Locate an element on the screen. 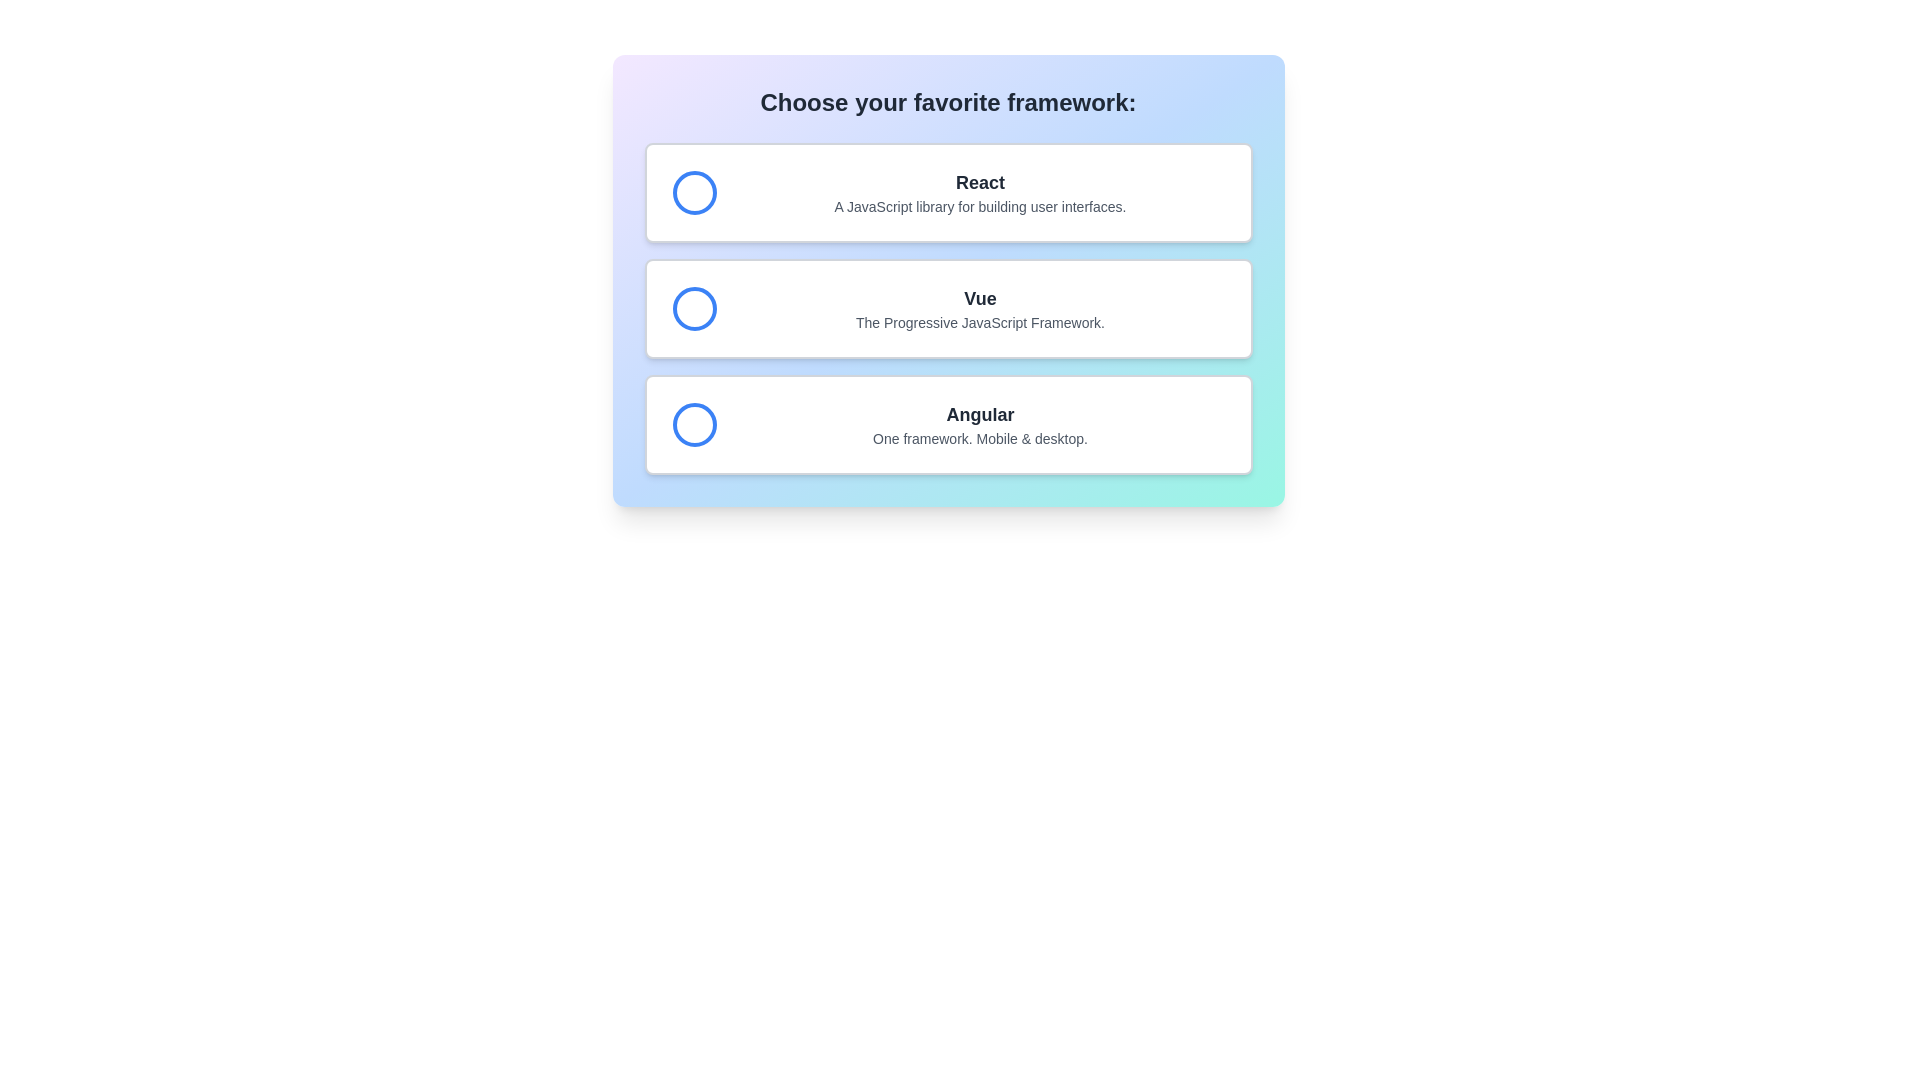 This screenshot has height=1080, width=1920. the 'Vue' button, which is a rectangular UI element with a white background and a circular blue icon on the left, positioned between 'React' and 'Angular' in the framework options list is located at coordinates (947, 308).